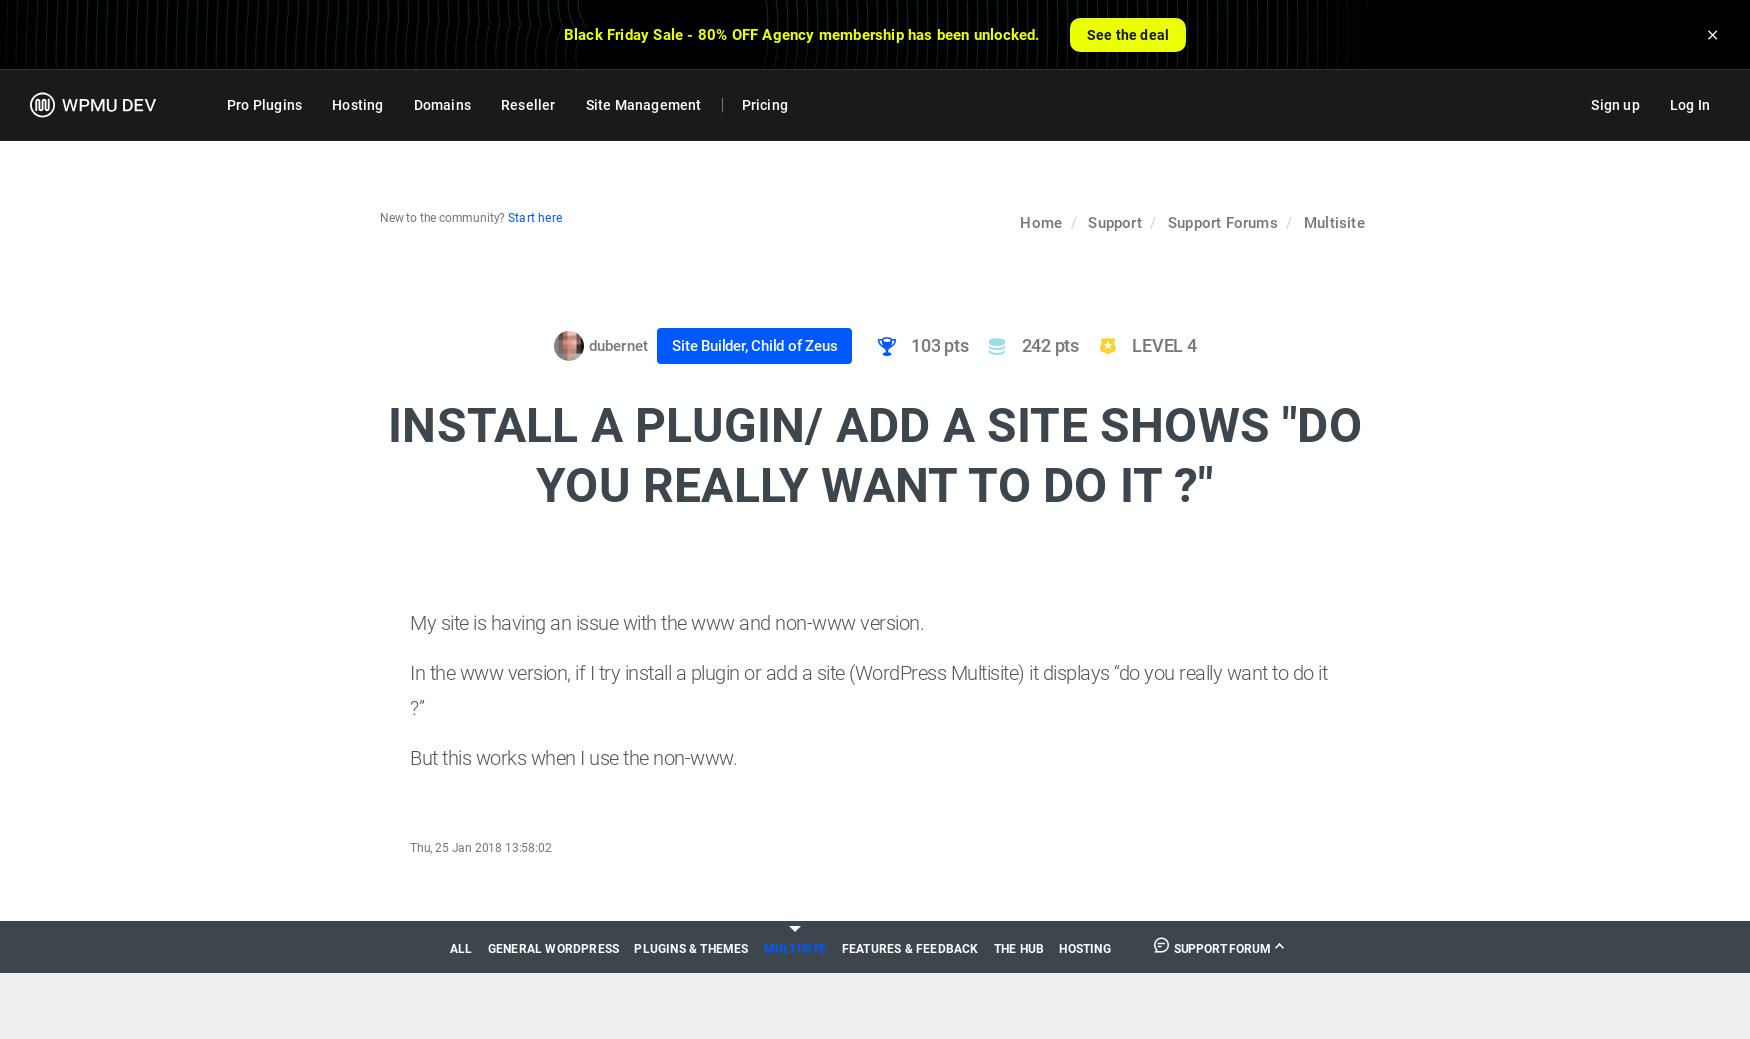  What do you see at coordinates (1017, 947) in the screenshot?
I see `'The Hub'` at bounding box center [1017, 947].